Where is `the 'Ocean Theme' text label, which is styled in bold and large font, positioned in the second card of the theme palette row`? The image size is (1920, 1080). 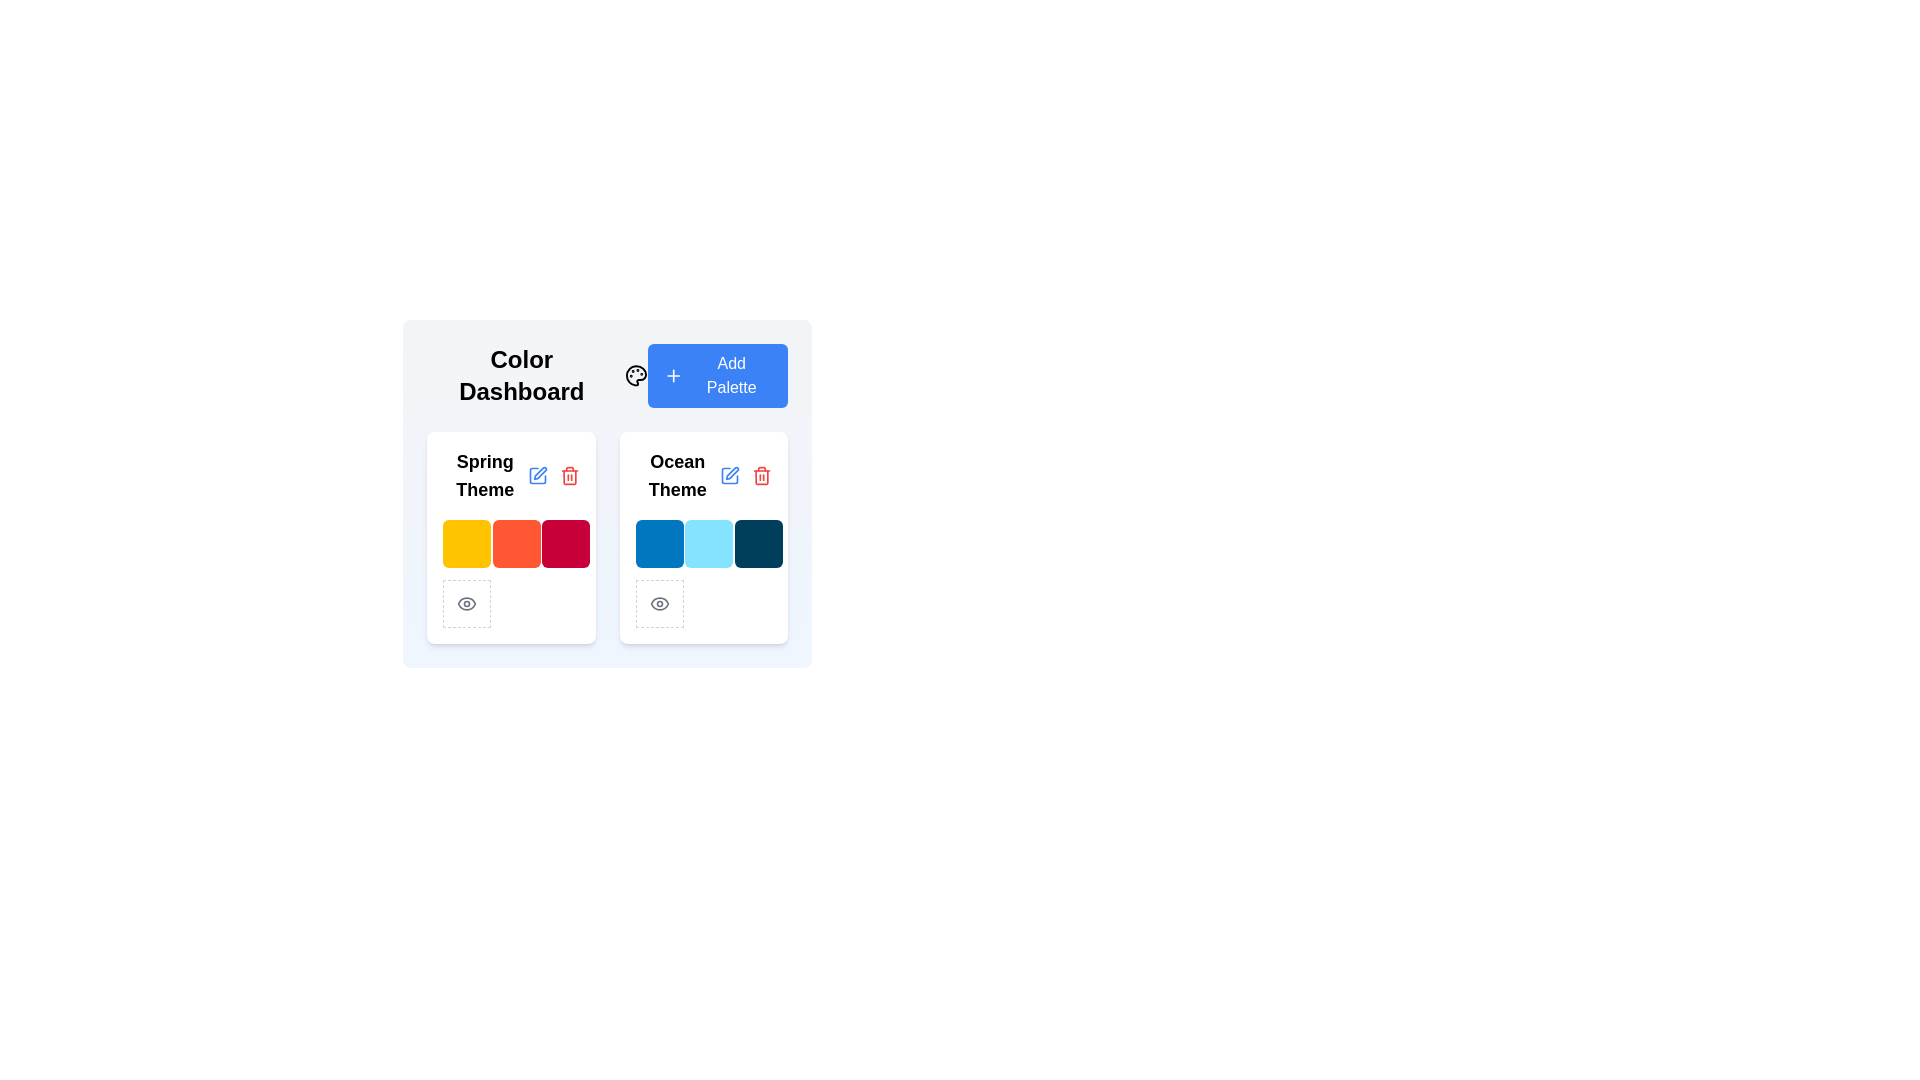
the 'Ocean Theme' text label, which is styled in bold and large font, positioned in the second card of the theme palette row is located at coordinates (703, 475).